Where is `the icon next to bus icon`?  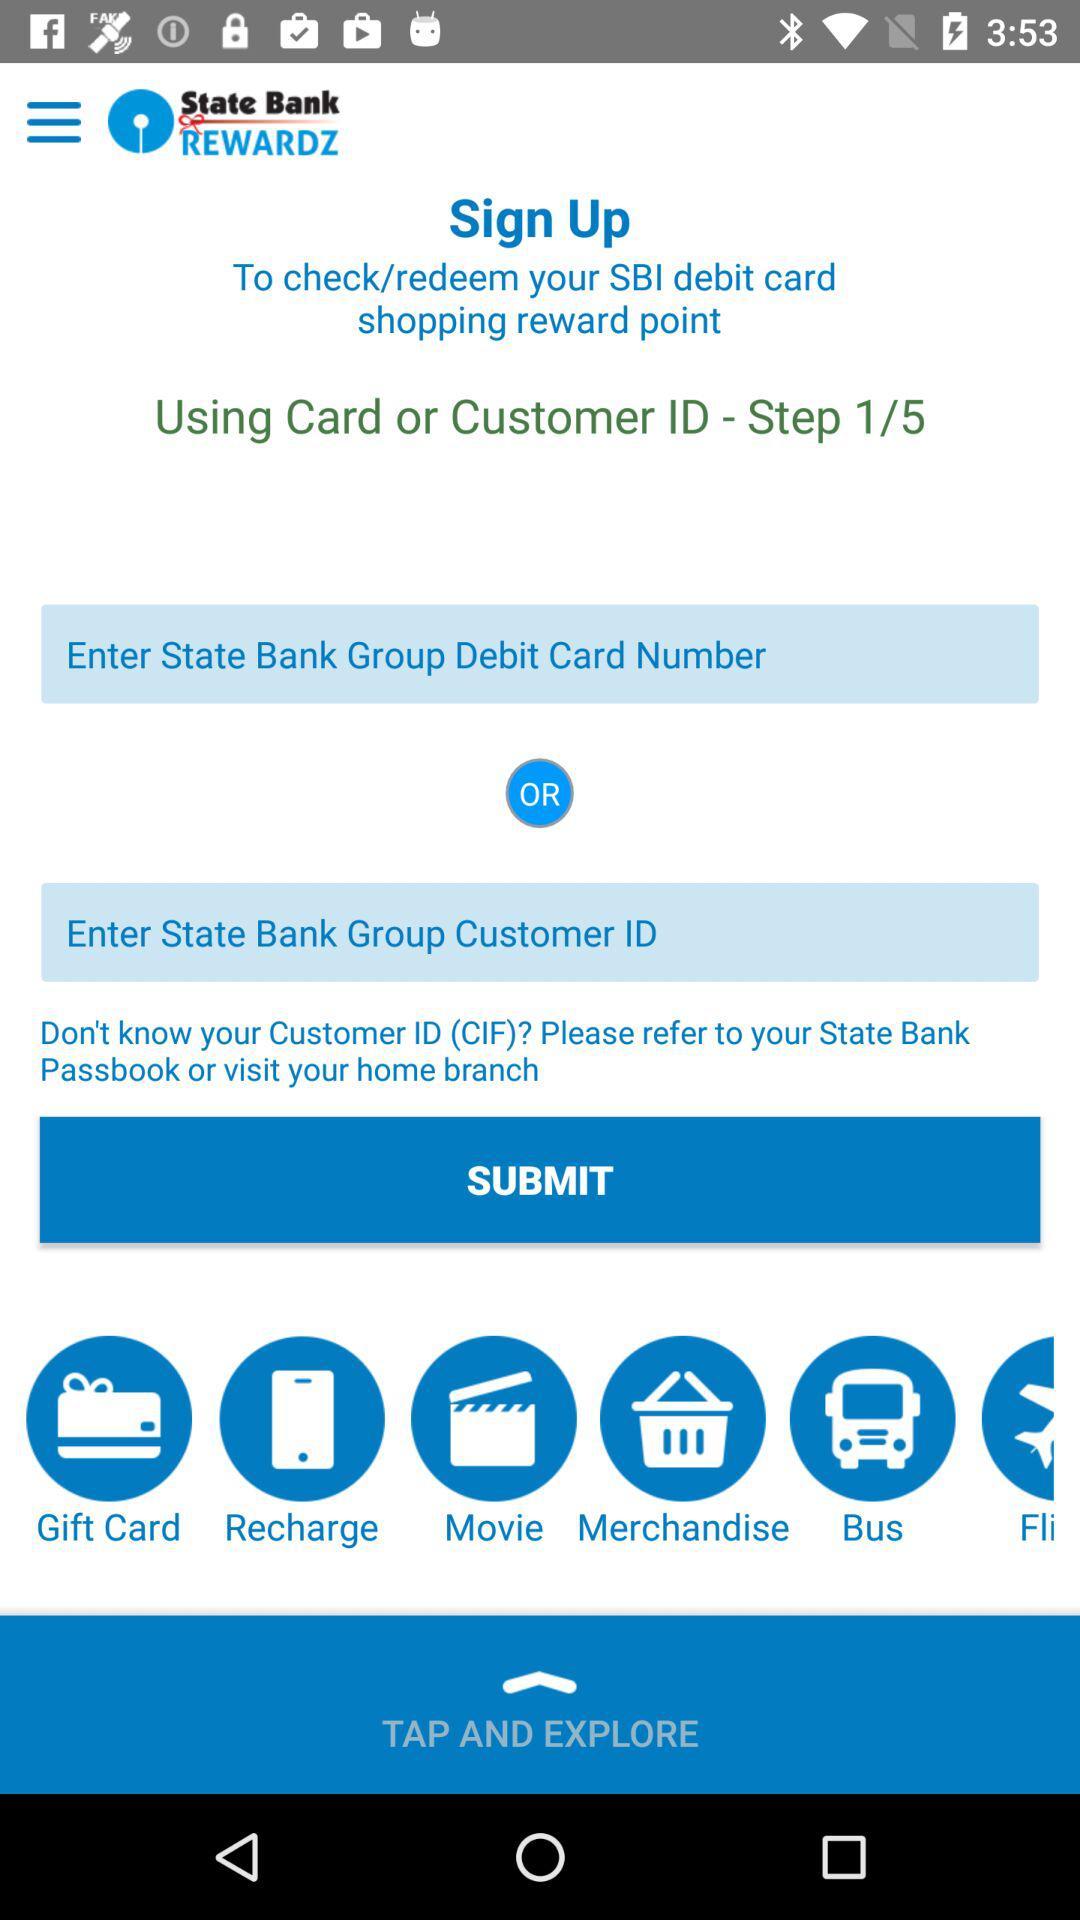
the icon next to bus icon is located at coordinates (682, 1443).